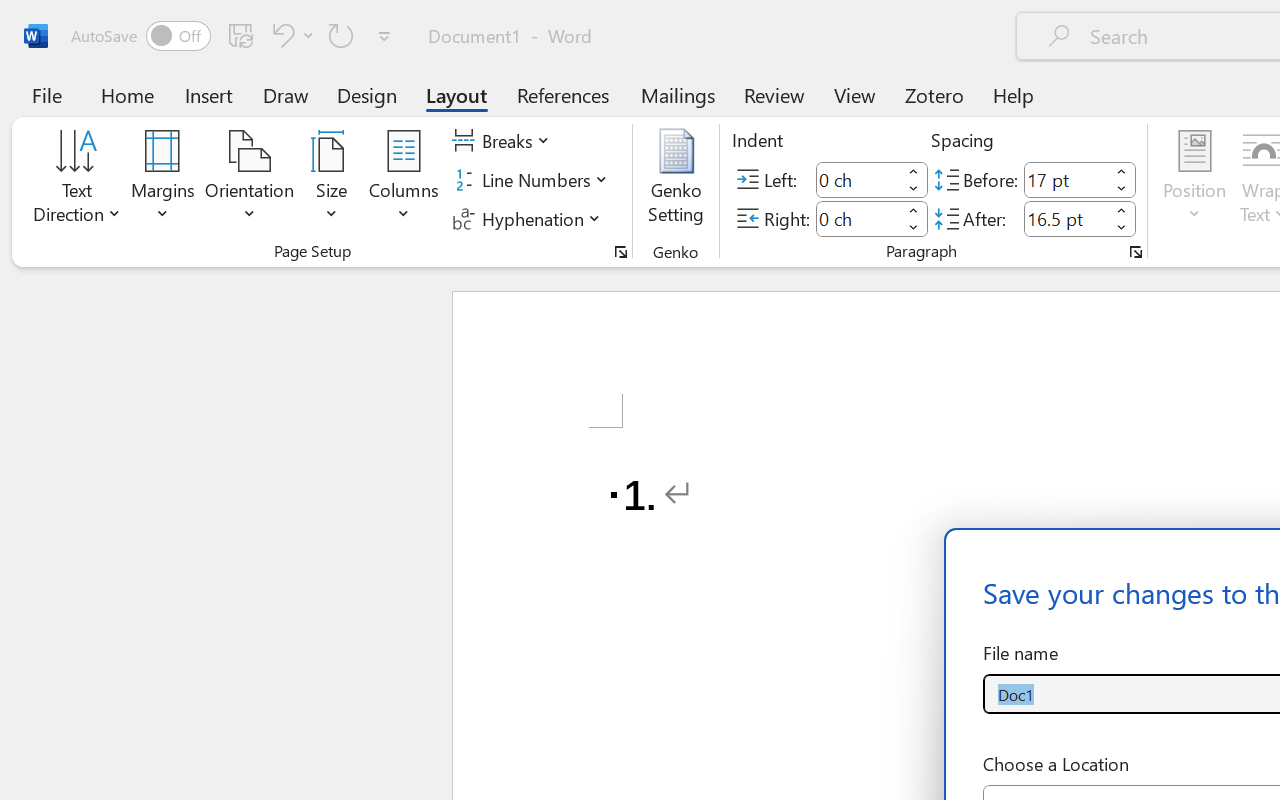 The image size is (1280, 800). I want to click on 'Size', so click(332, 179).